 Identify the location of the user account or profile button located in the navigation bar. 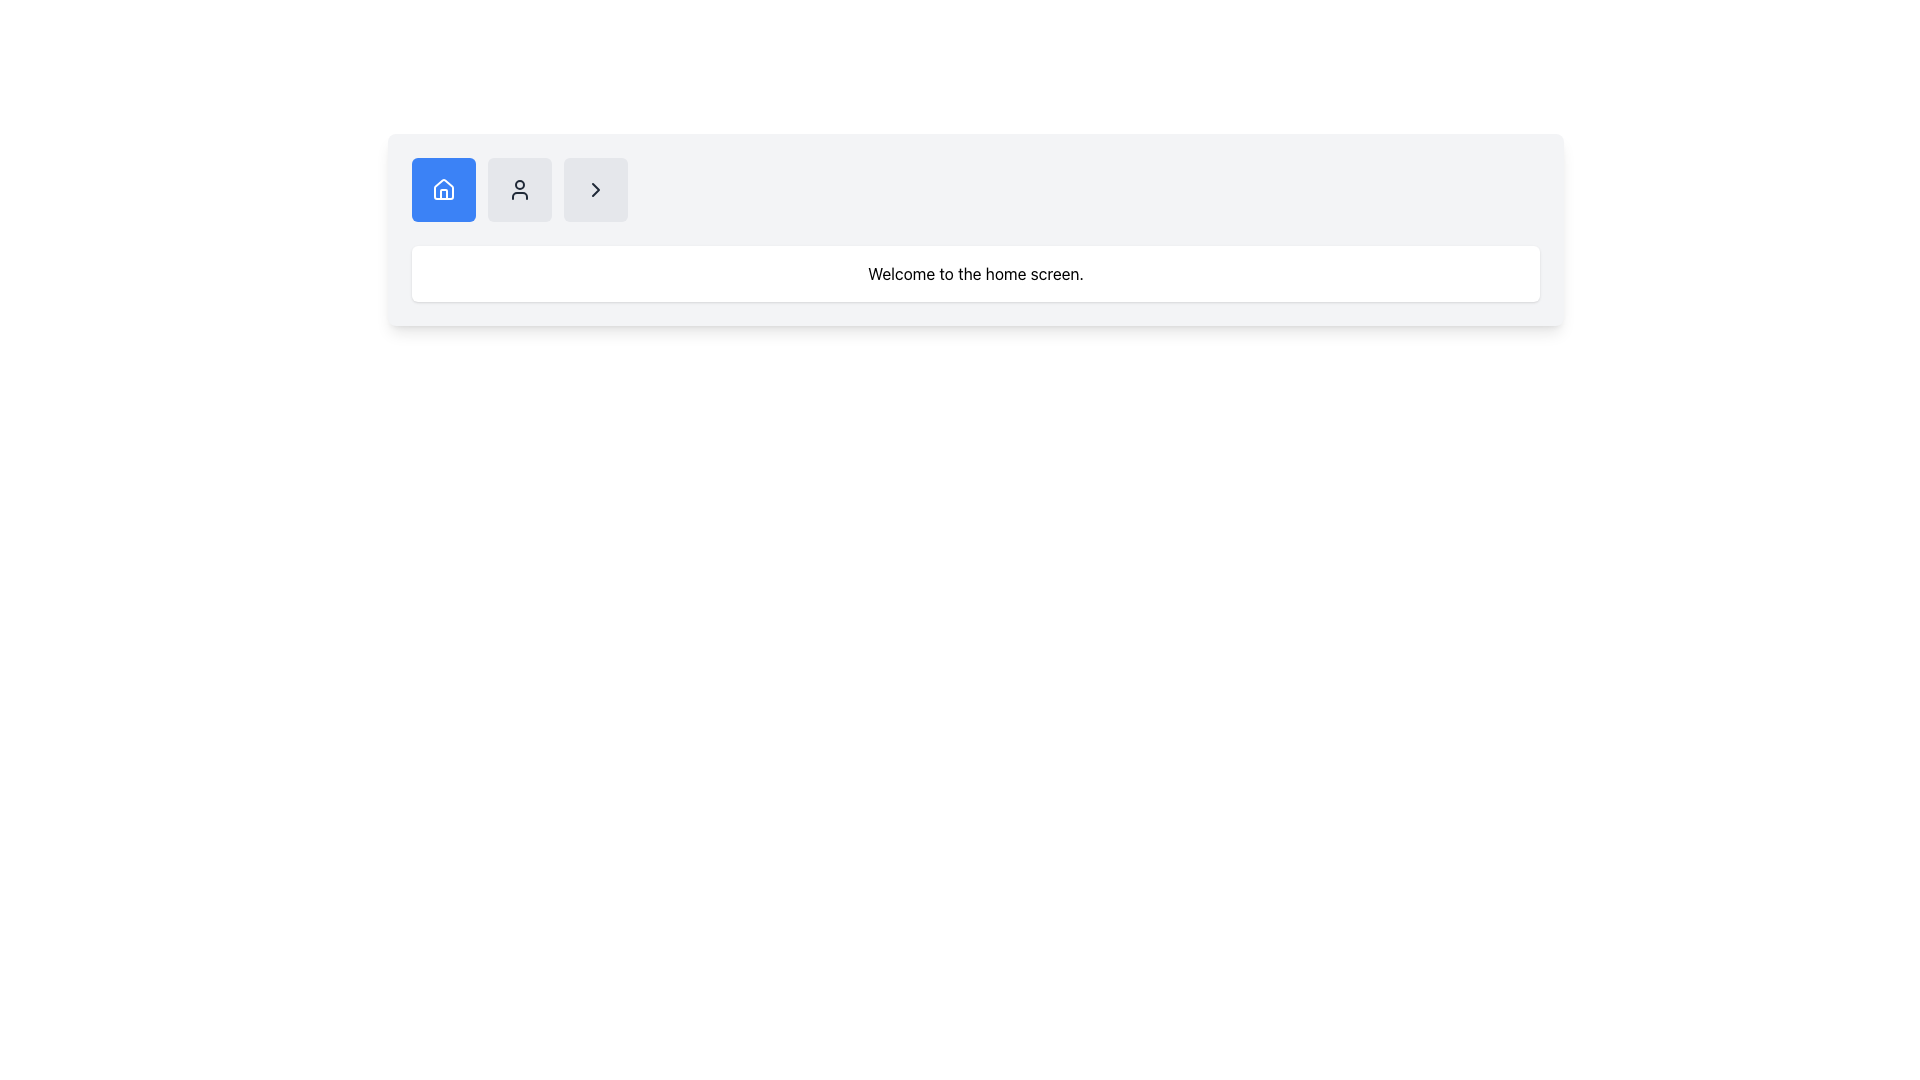
(519, 189).